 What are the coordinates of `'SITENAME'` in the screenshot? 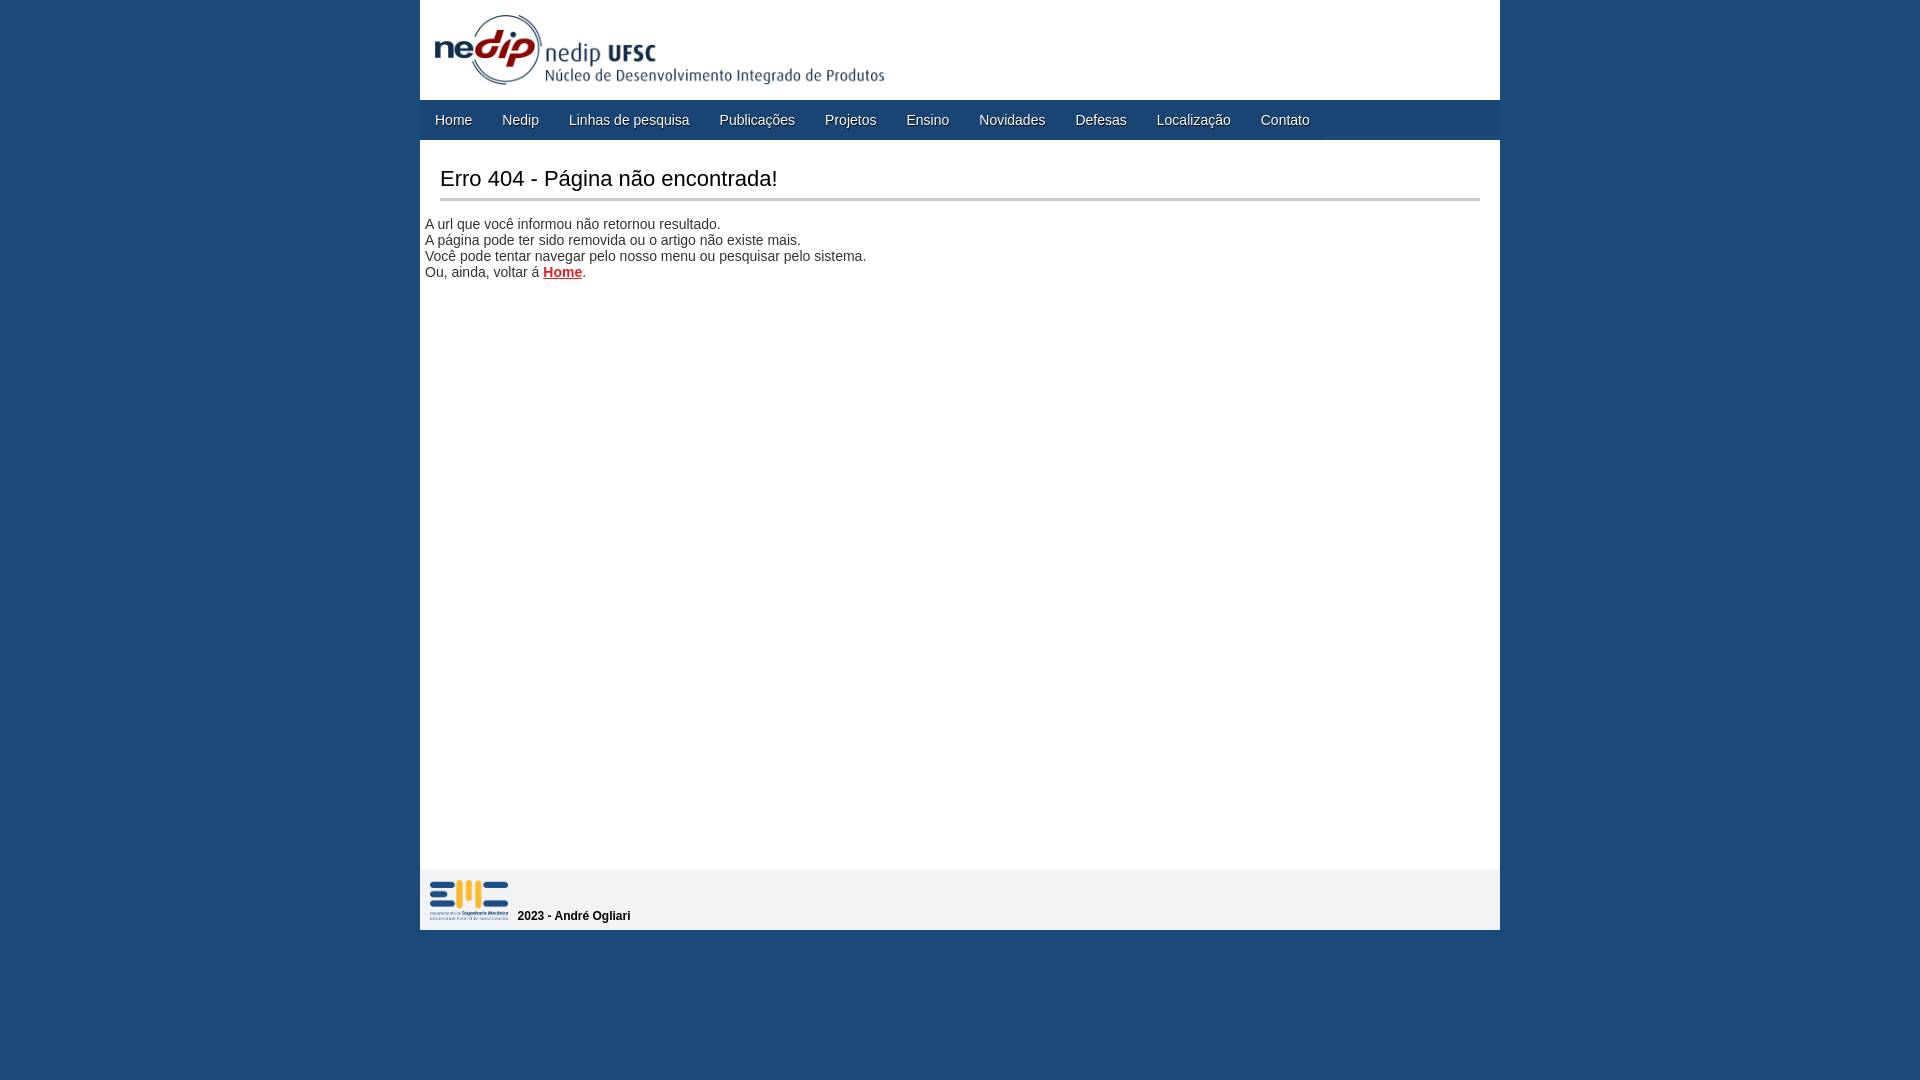 It's located at (468, 898).